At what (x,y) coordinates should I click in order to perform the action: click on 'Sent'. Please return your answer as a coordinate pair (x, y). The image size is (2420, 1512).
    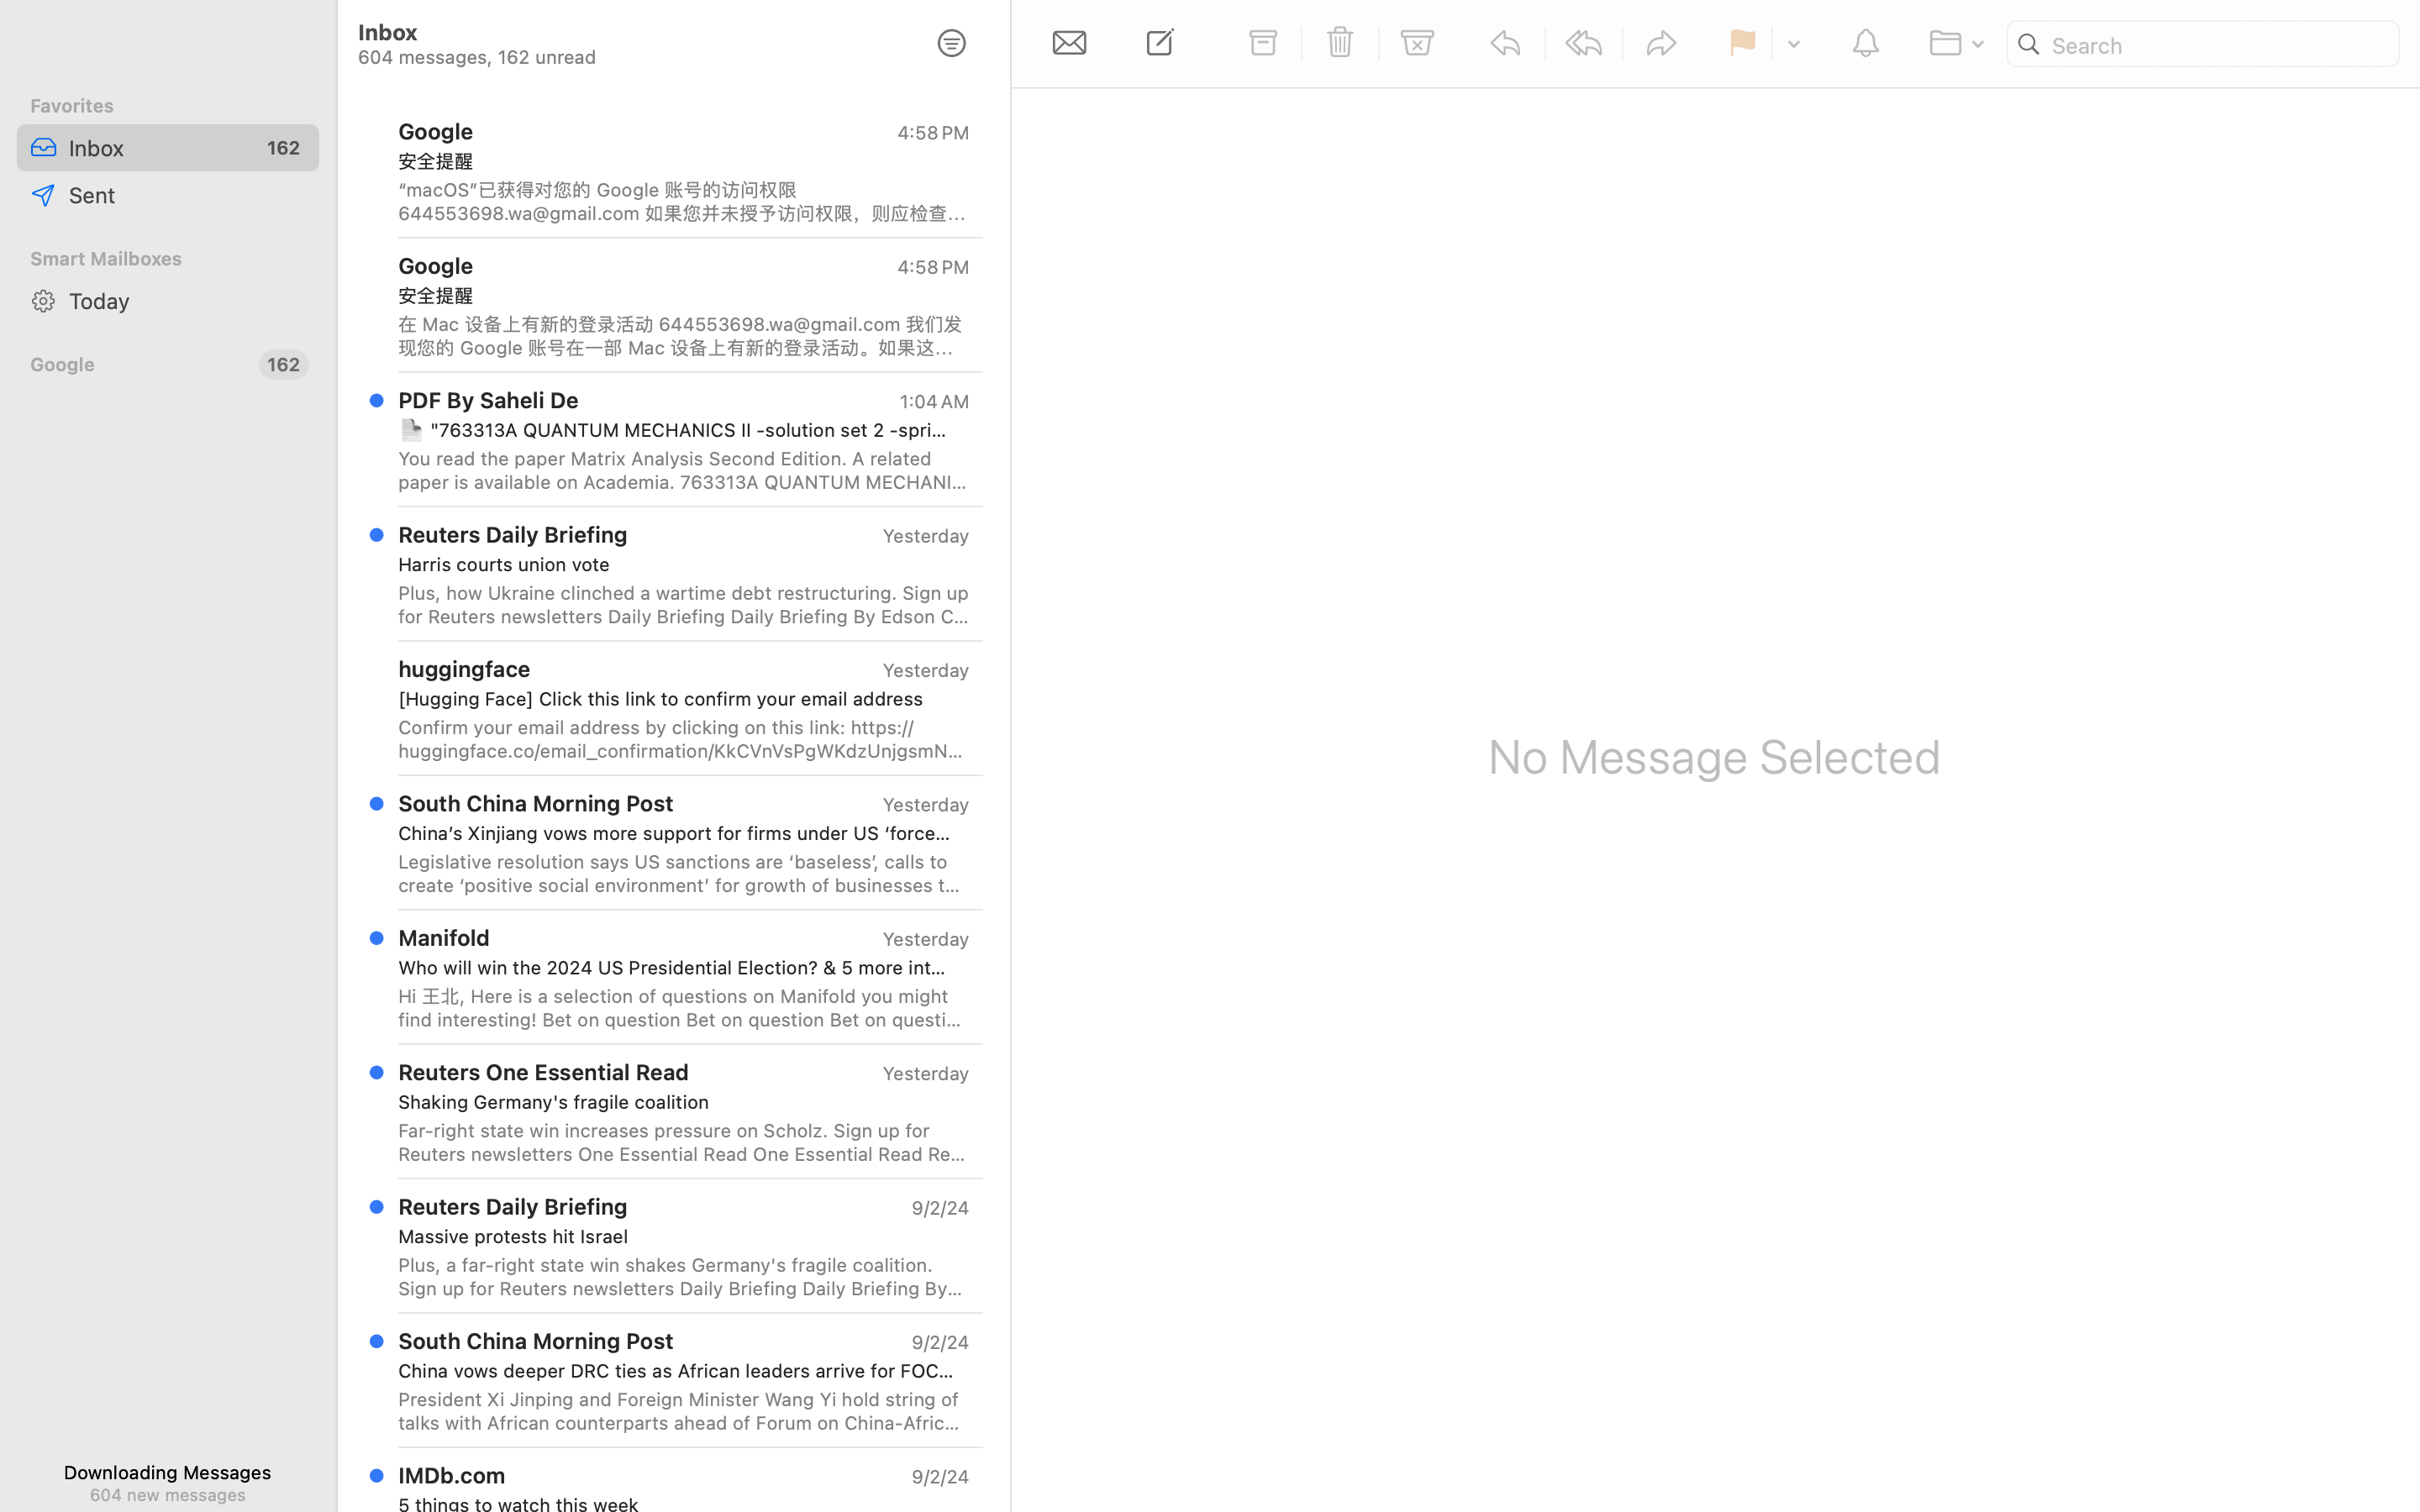
    Looking at the image, I should click on (187, 193).